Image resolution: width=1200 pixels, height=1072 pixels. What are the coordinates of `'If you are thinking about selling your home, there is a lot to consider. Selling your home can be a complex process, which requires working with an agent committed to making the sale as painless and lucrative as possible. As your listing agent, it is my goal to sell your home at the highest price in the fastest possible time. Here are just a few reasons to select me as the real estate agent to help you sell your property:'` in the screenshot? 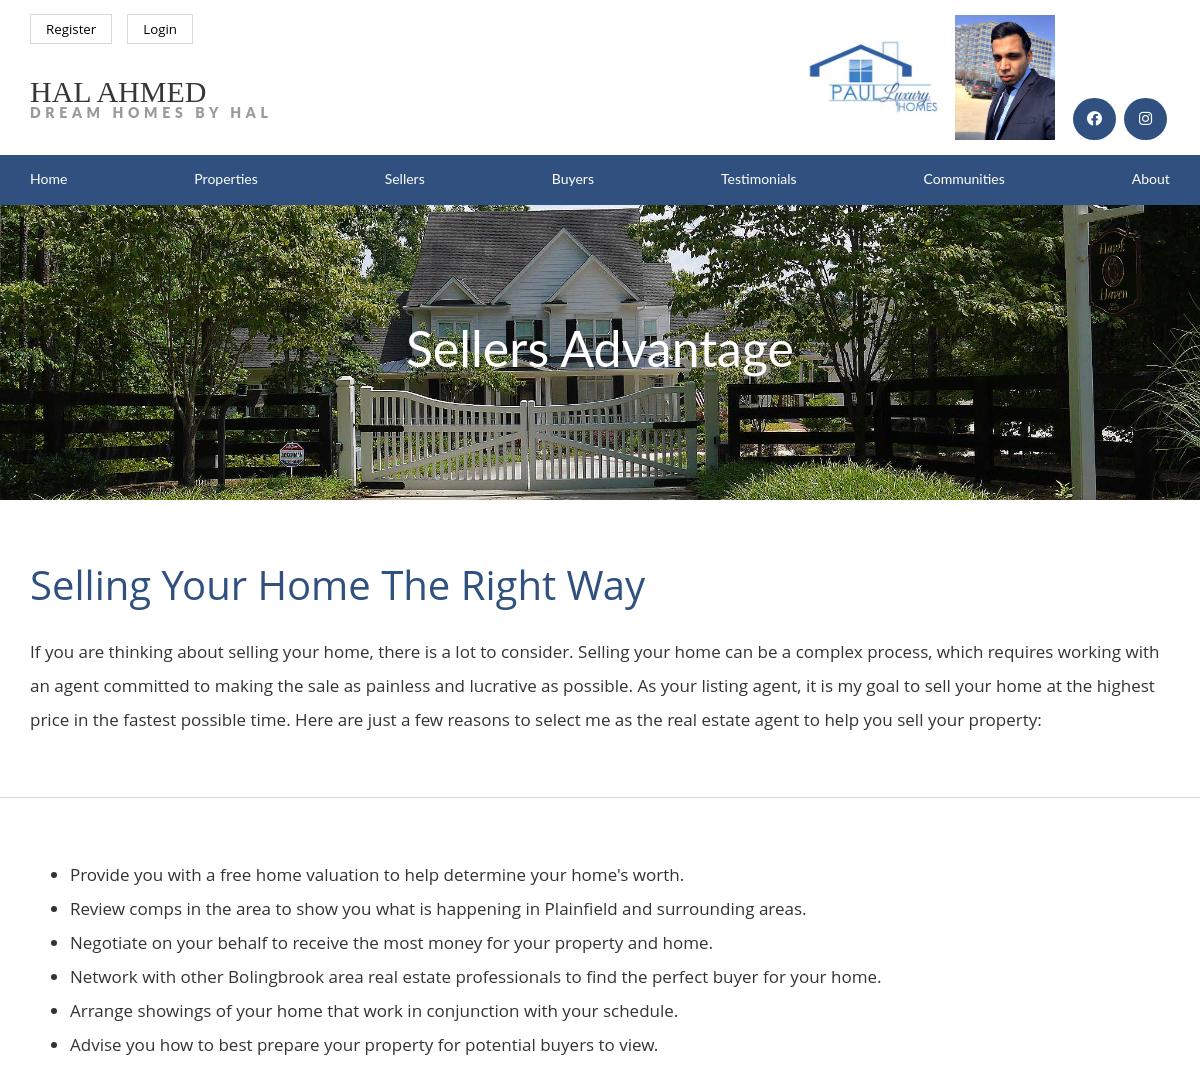 It's located at (593, 684).